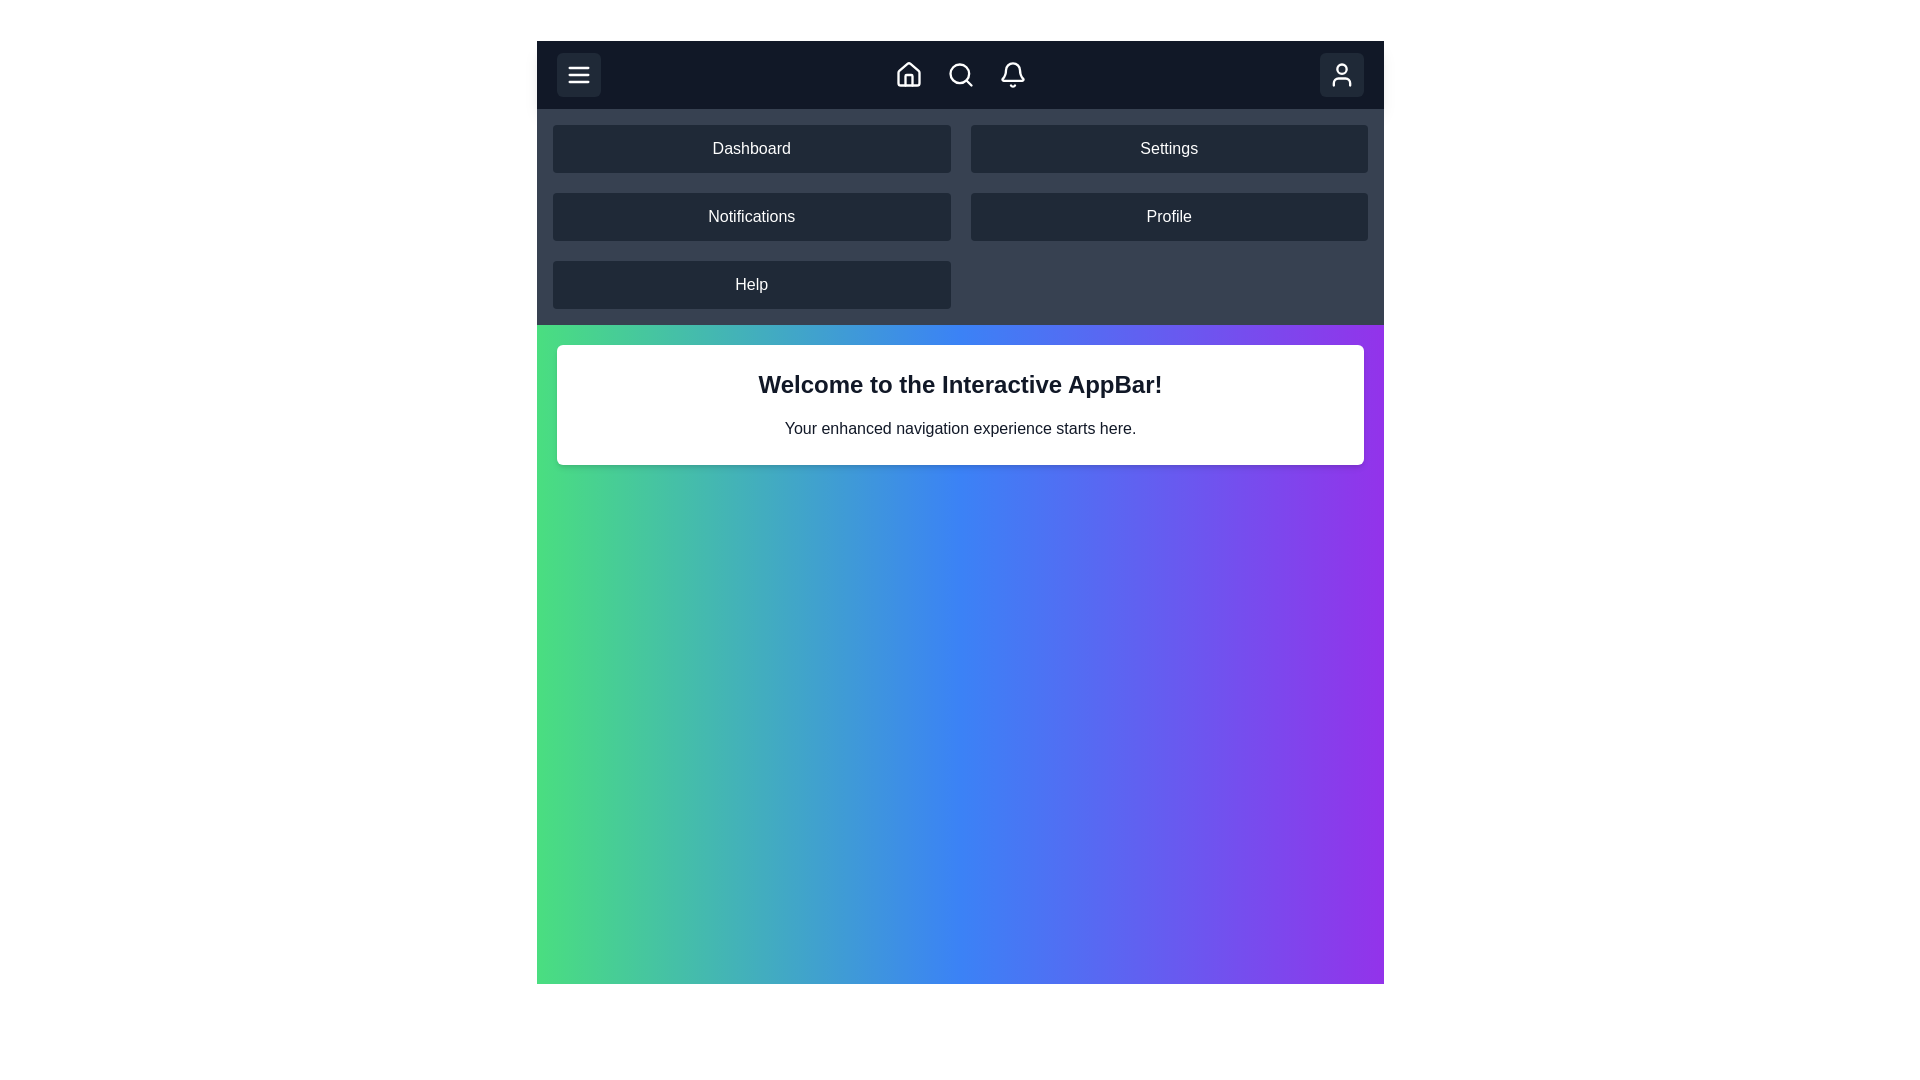 The image size is (1920, 1080). What do you see at coordinates (1169, 148) in the screenshot?
I see `the navigation item Settings` at bounding box center [1169, 148].